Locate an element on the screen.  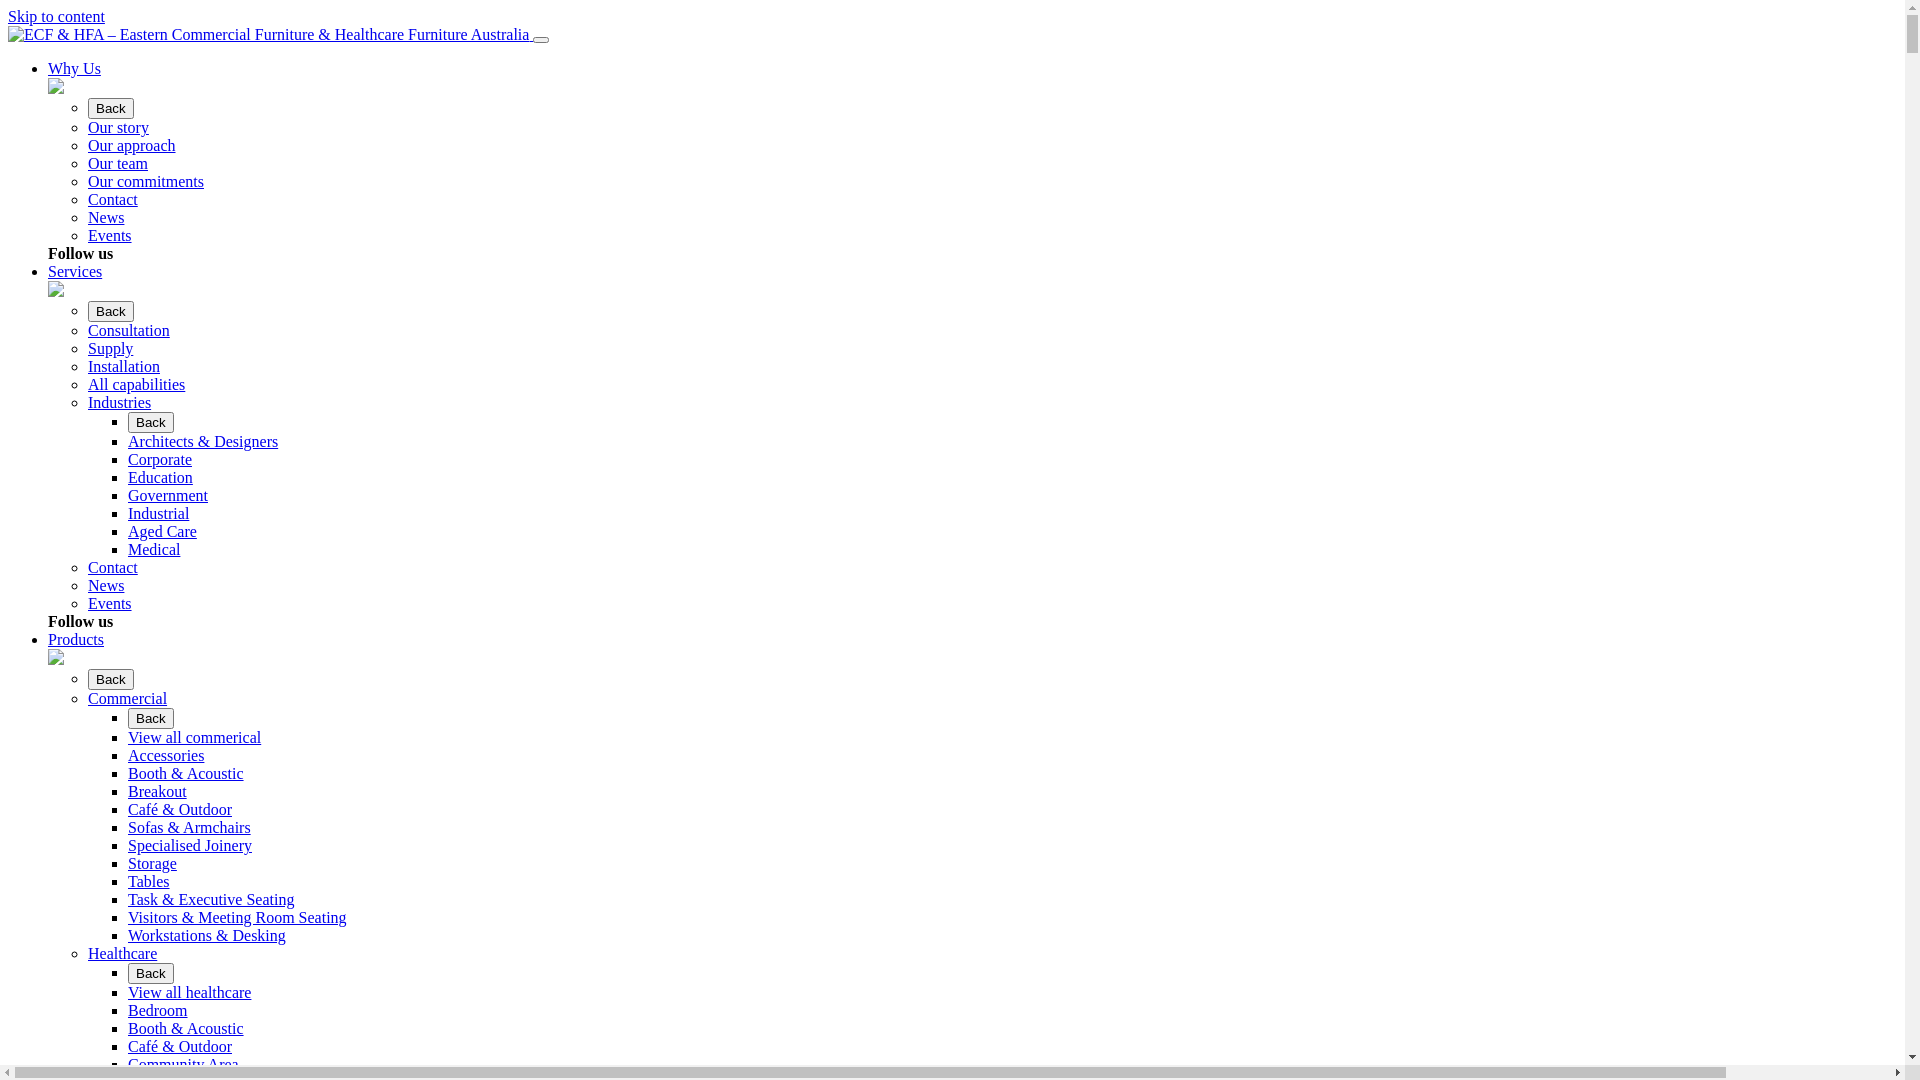
'Storage' is located at coordinates (151, 862).